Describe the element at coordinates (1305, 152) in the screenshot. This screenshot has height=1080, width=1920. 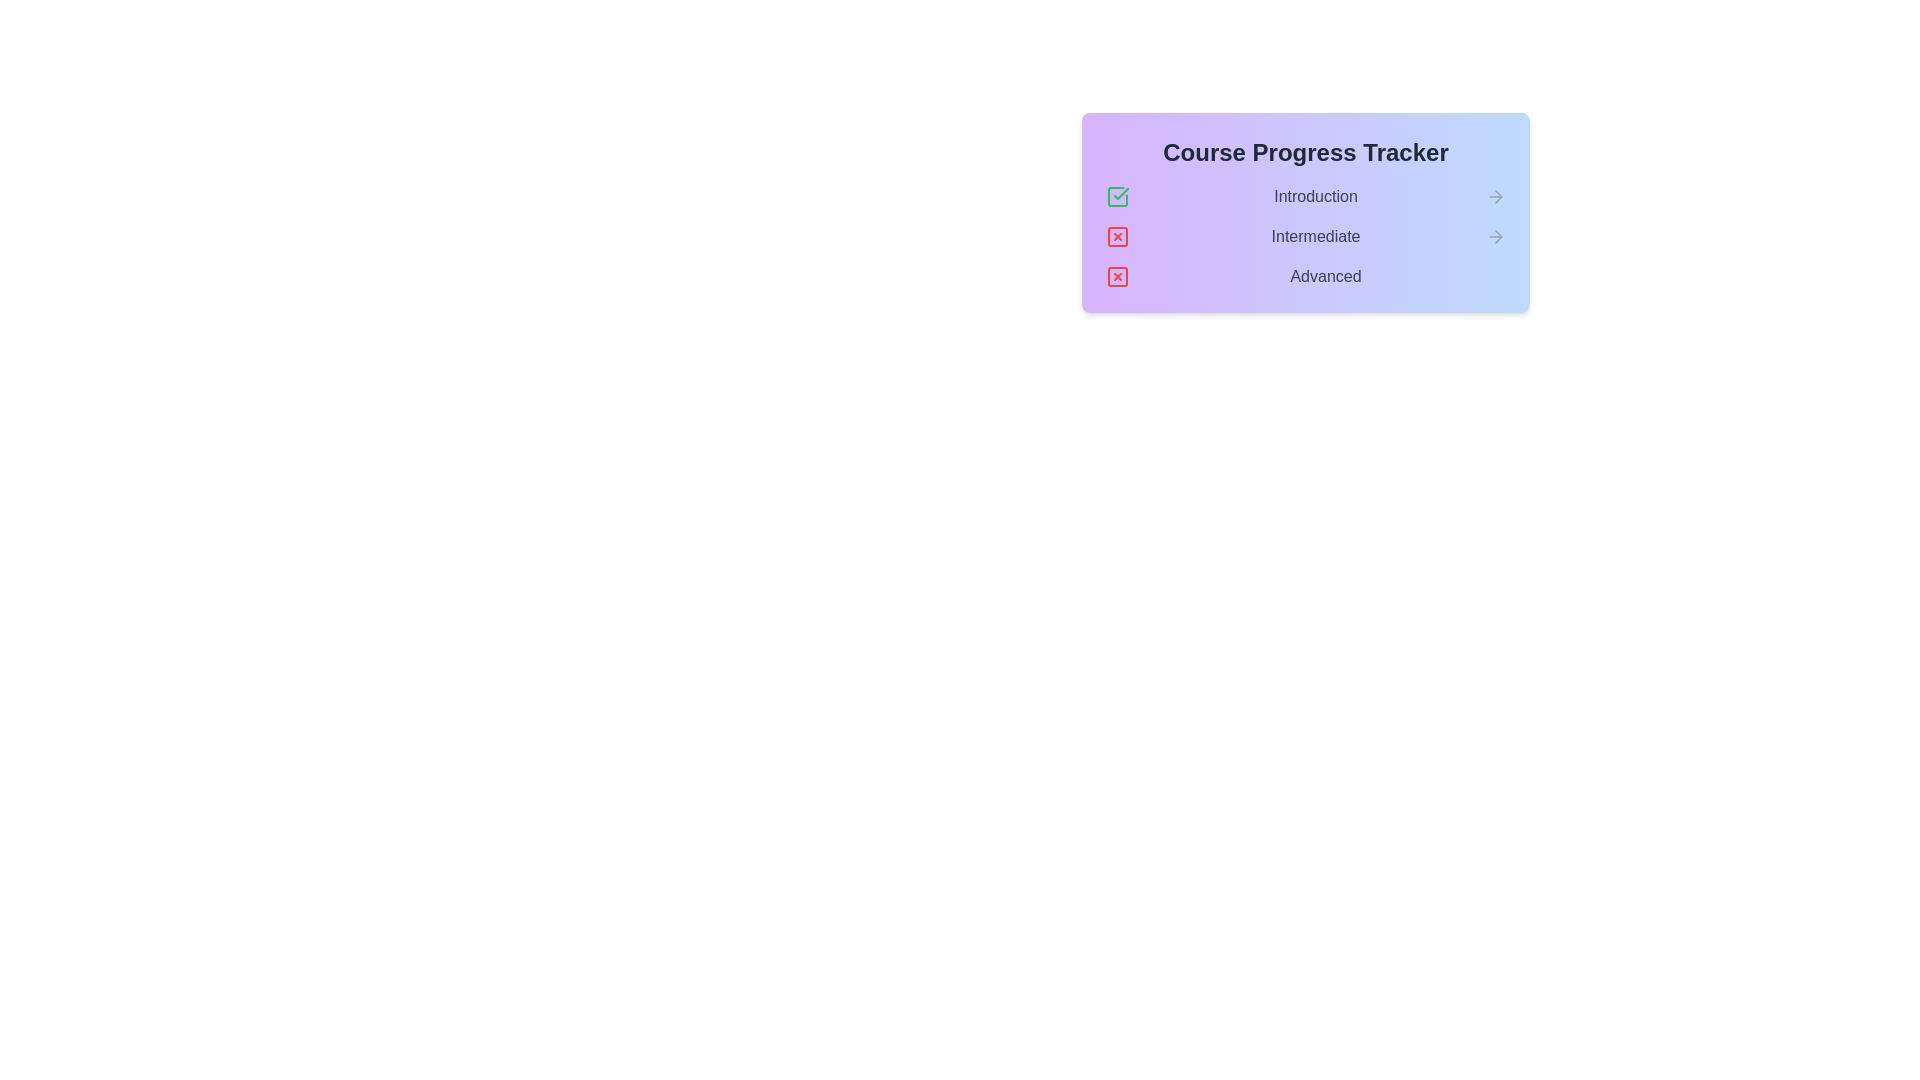
I see `the center of the title text 'Course Progress Tracker' to select it` at that location.